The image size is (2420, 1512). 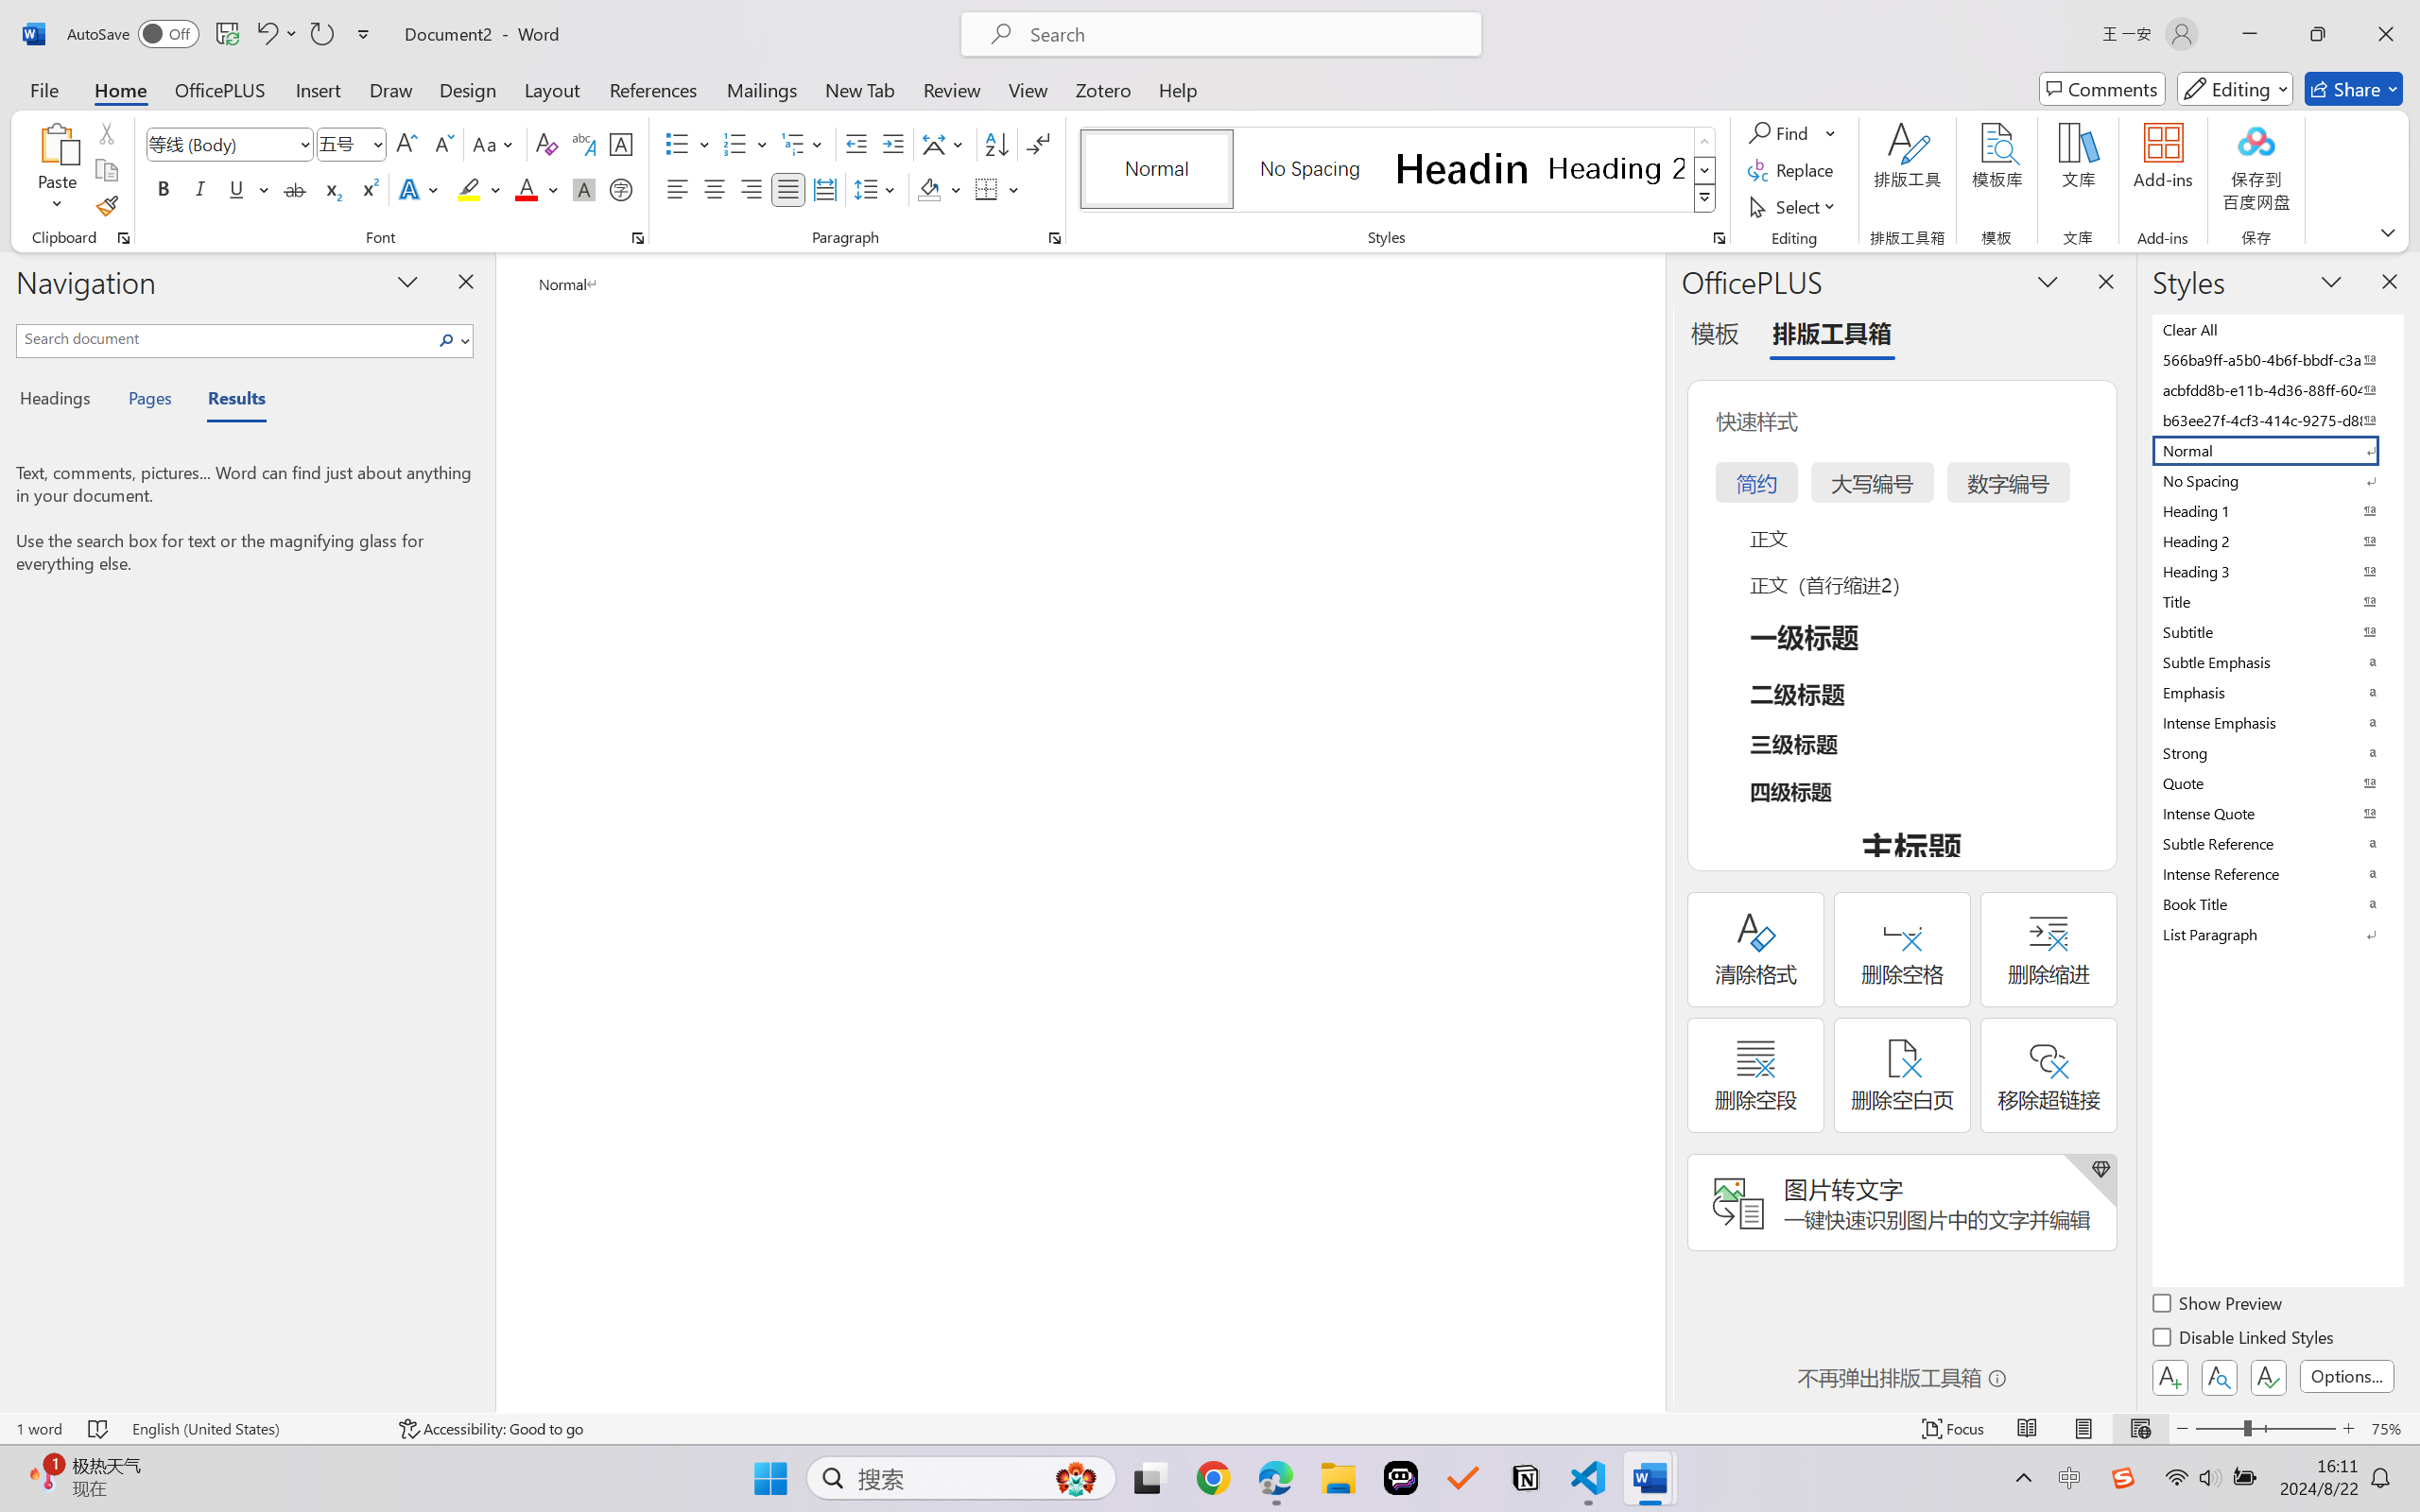 I want to click on 'Insert', so click(x=317, y=88).